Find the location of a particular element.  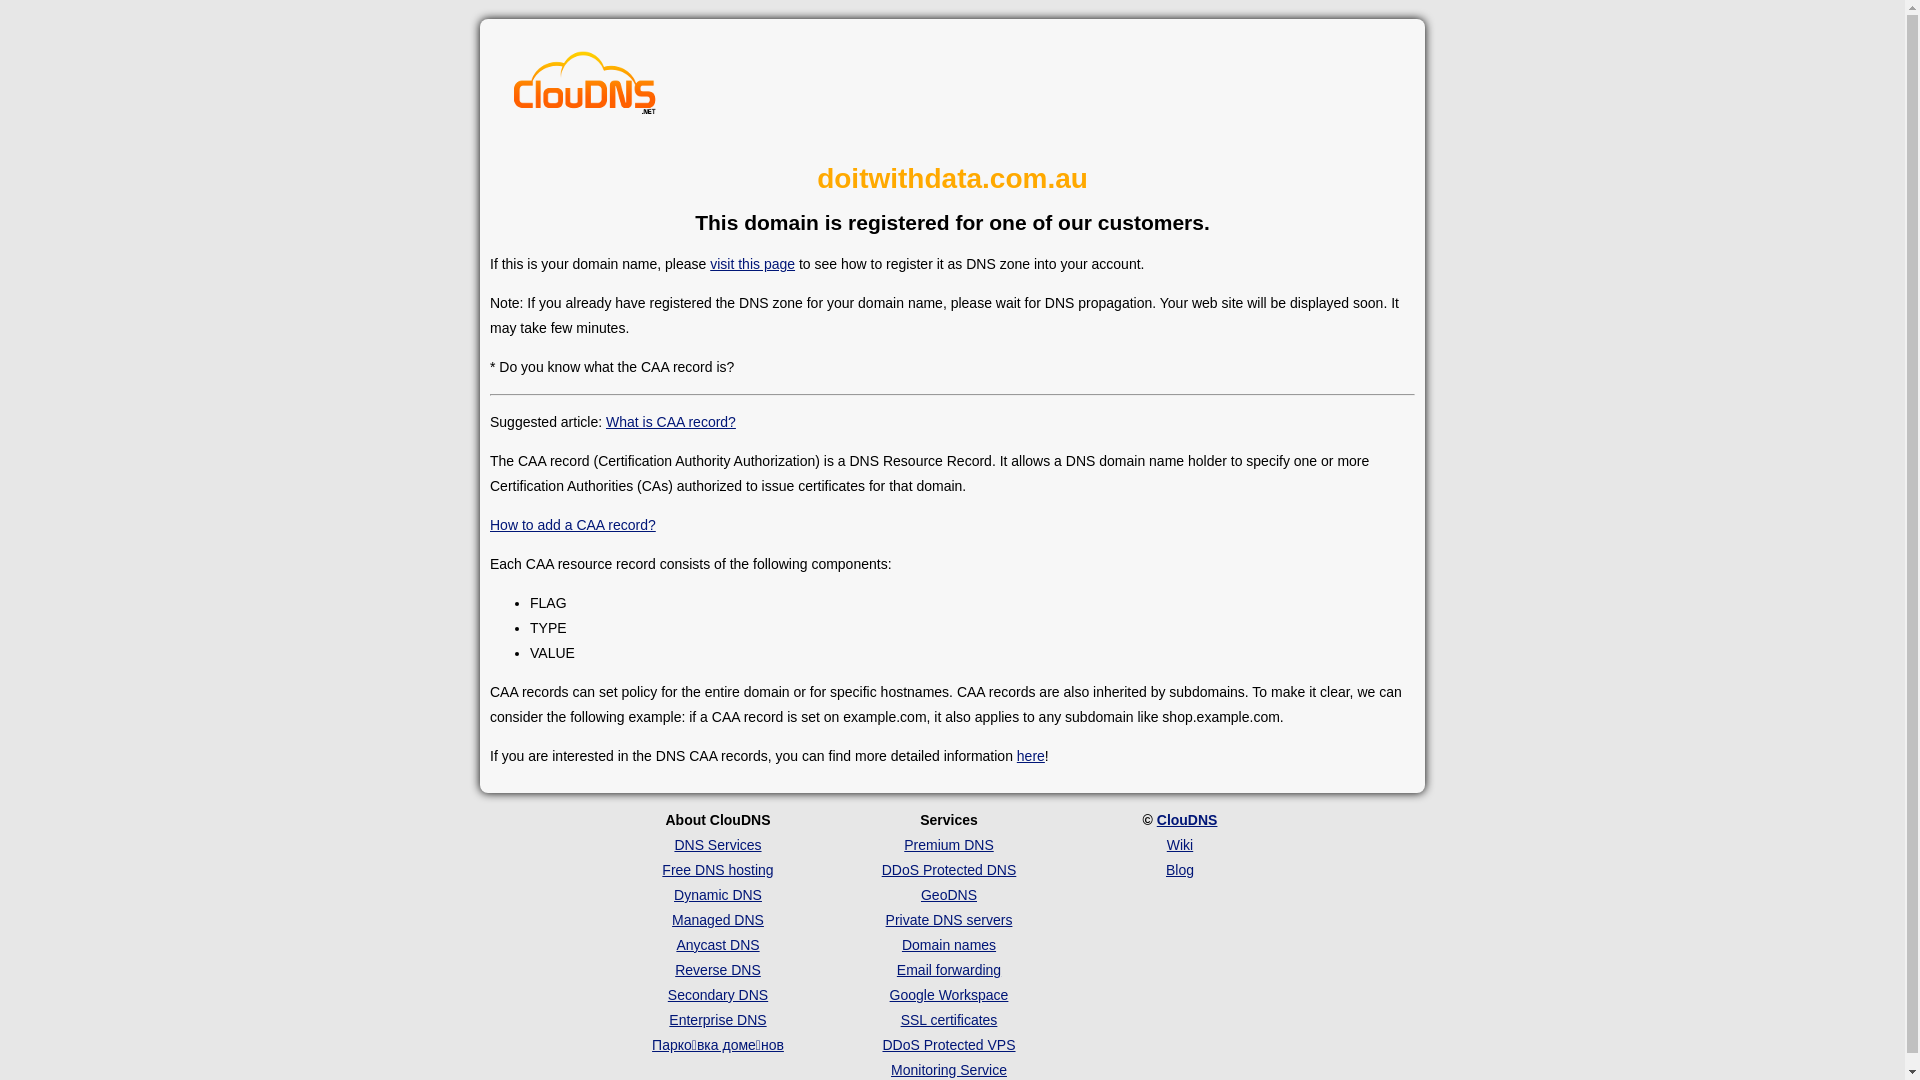

'Secondary DNS' is located at coordinates (718, 995).